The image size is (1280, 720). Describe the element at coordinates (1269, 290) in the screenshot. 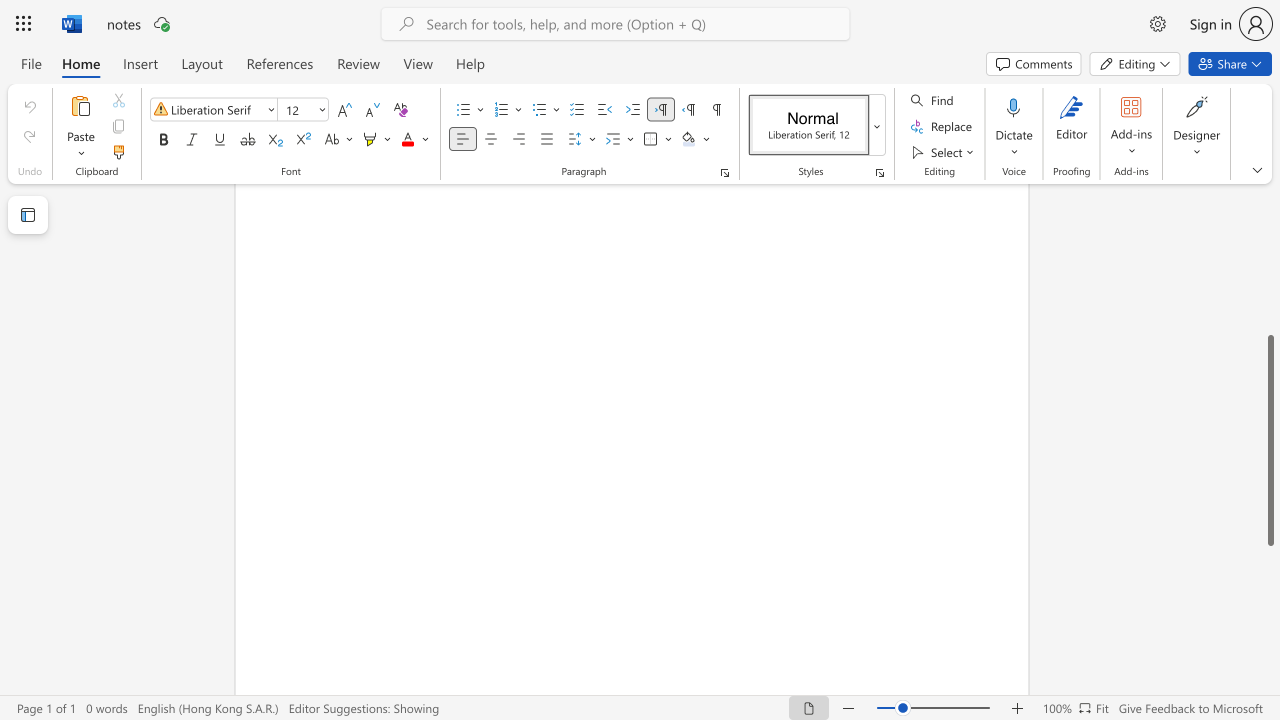

I see `the scrollbar to scroll upward` at that location.